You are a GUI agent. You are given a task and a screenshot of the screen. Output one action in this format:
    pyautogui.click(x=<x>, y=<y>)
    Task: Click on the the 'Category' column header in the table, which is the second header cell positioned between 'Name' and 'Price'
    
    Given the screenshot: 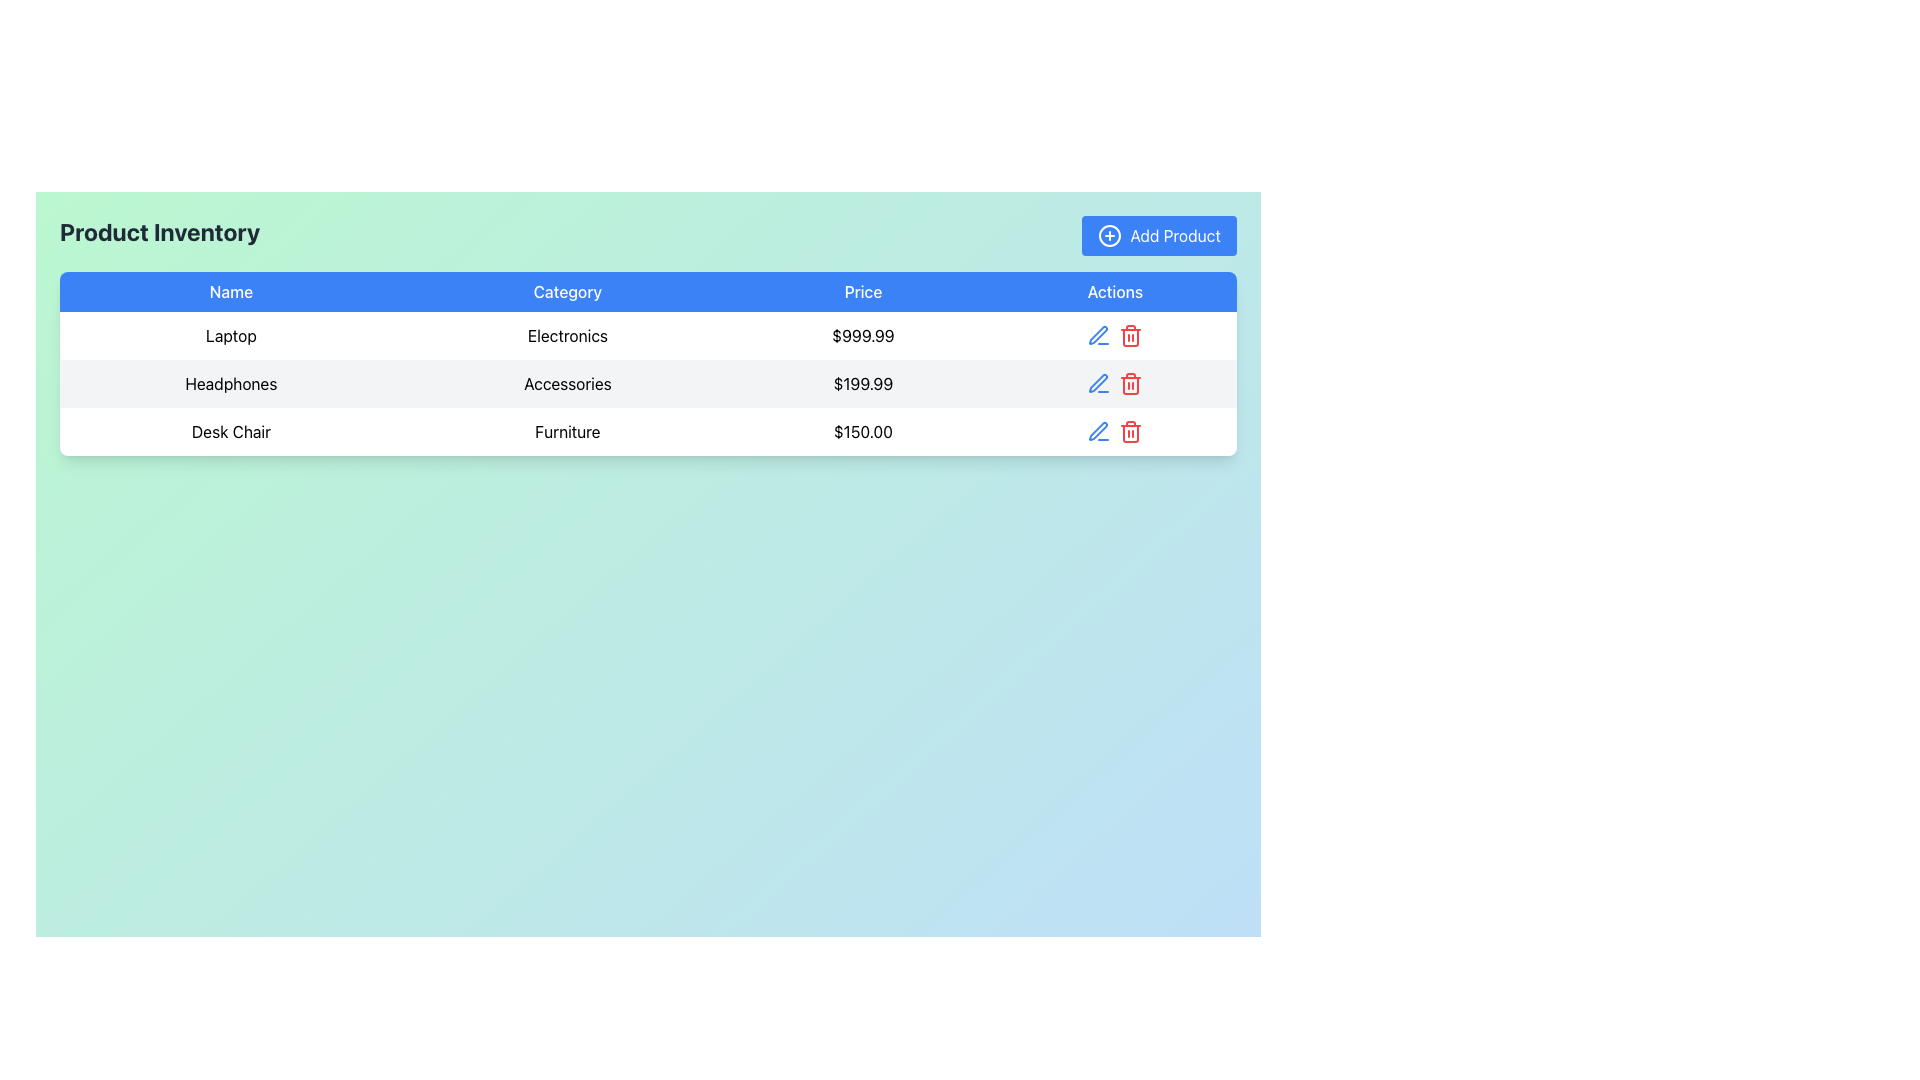 What is the action you would take?
    pyautogui.click(x=566, y=292)
    